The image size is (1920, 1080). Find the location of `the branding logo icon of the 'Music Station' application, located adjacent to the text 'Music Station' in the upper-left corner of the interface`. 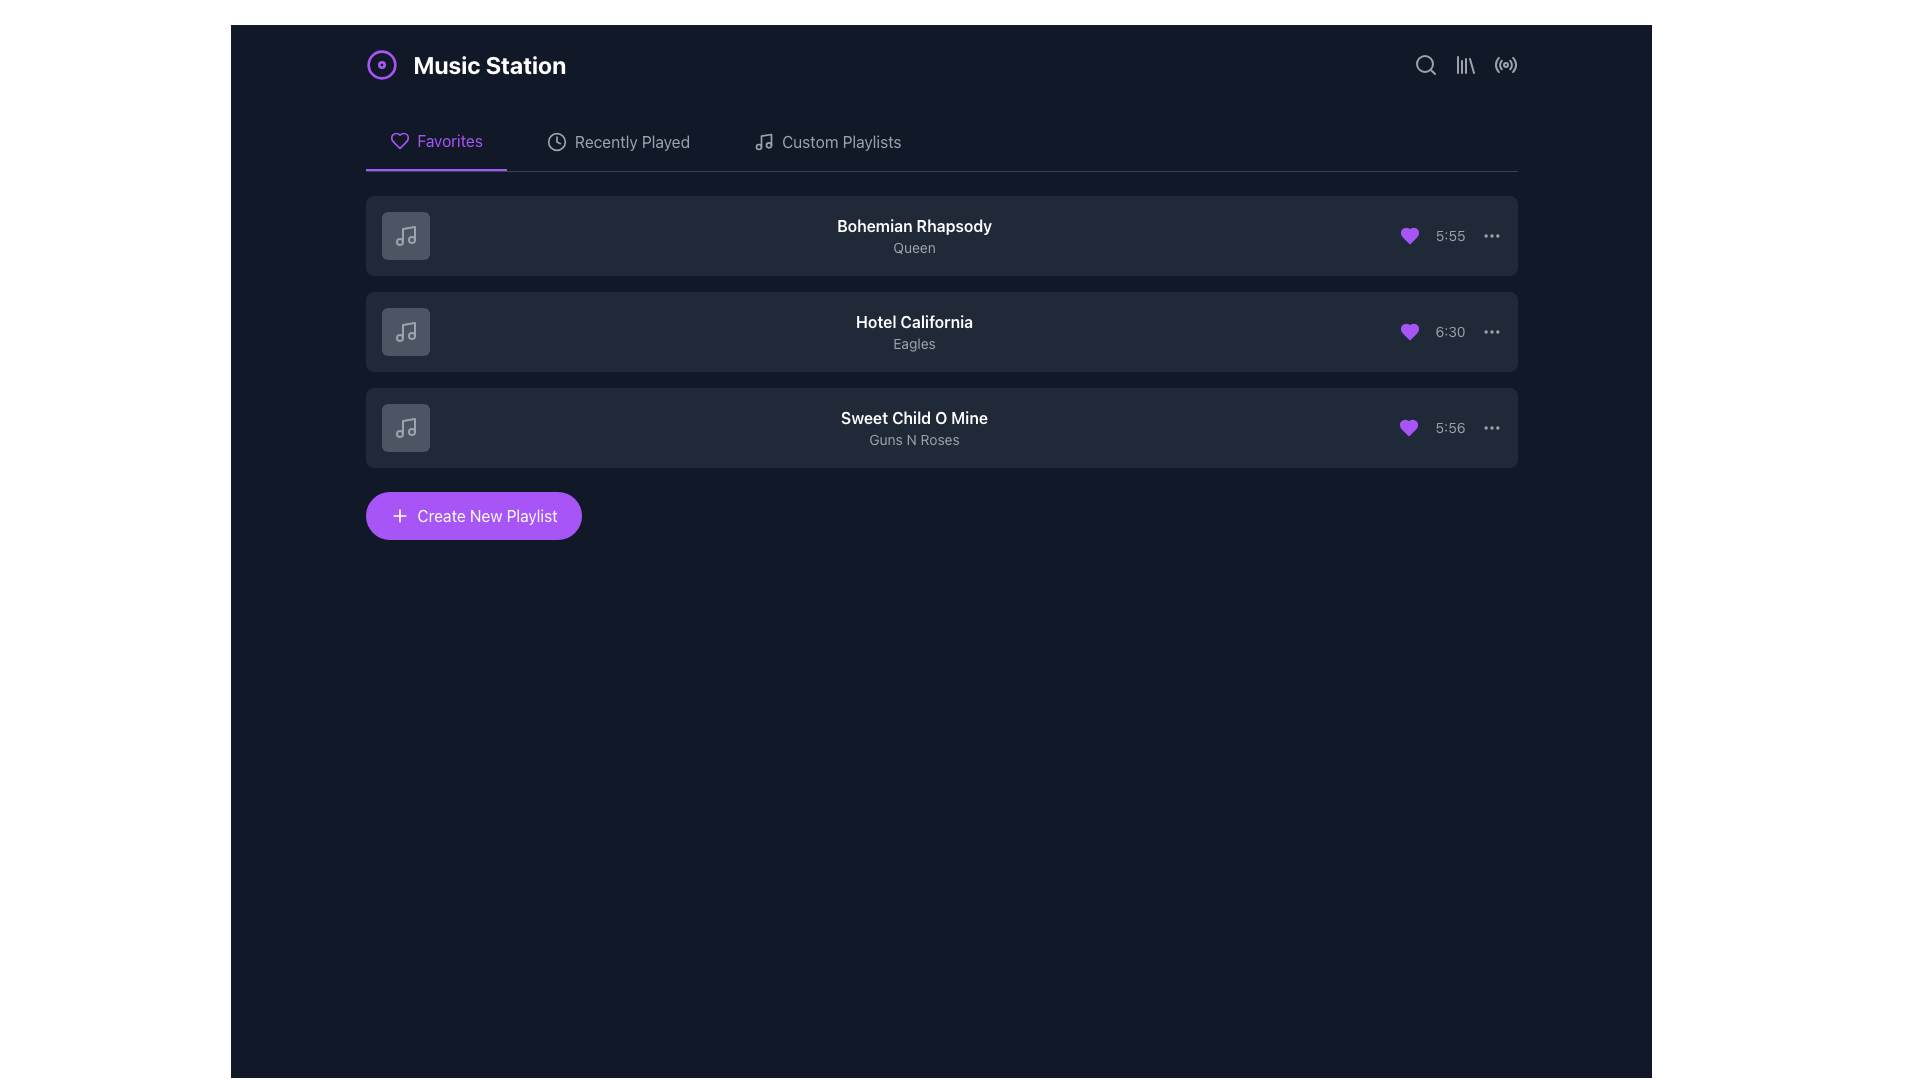

the branding logo icon of the 'Music Station' application, located adjacent to the text 'Music Station' in the upper-left corner of the interface is located at coordinates (381, 64).